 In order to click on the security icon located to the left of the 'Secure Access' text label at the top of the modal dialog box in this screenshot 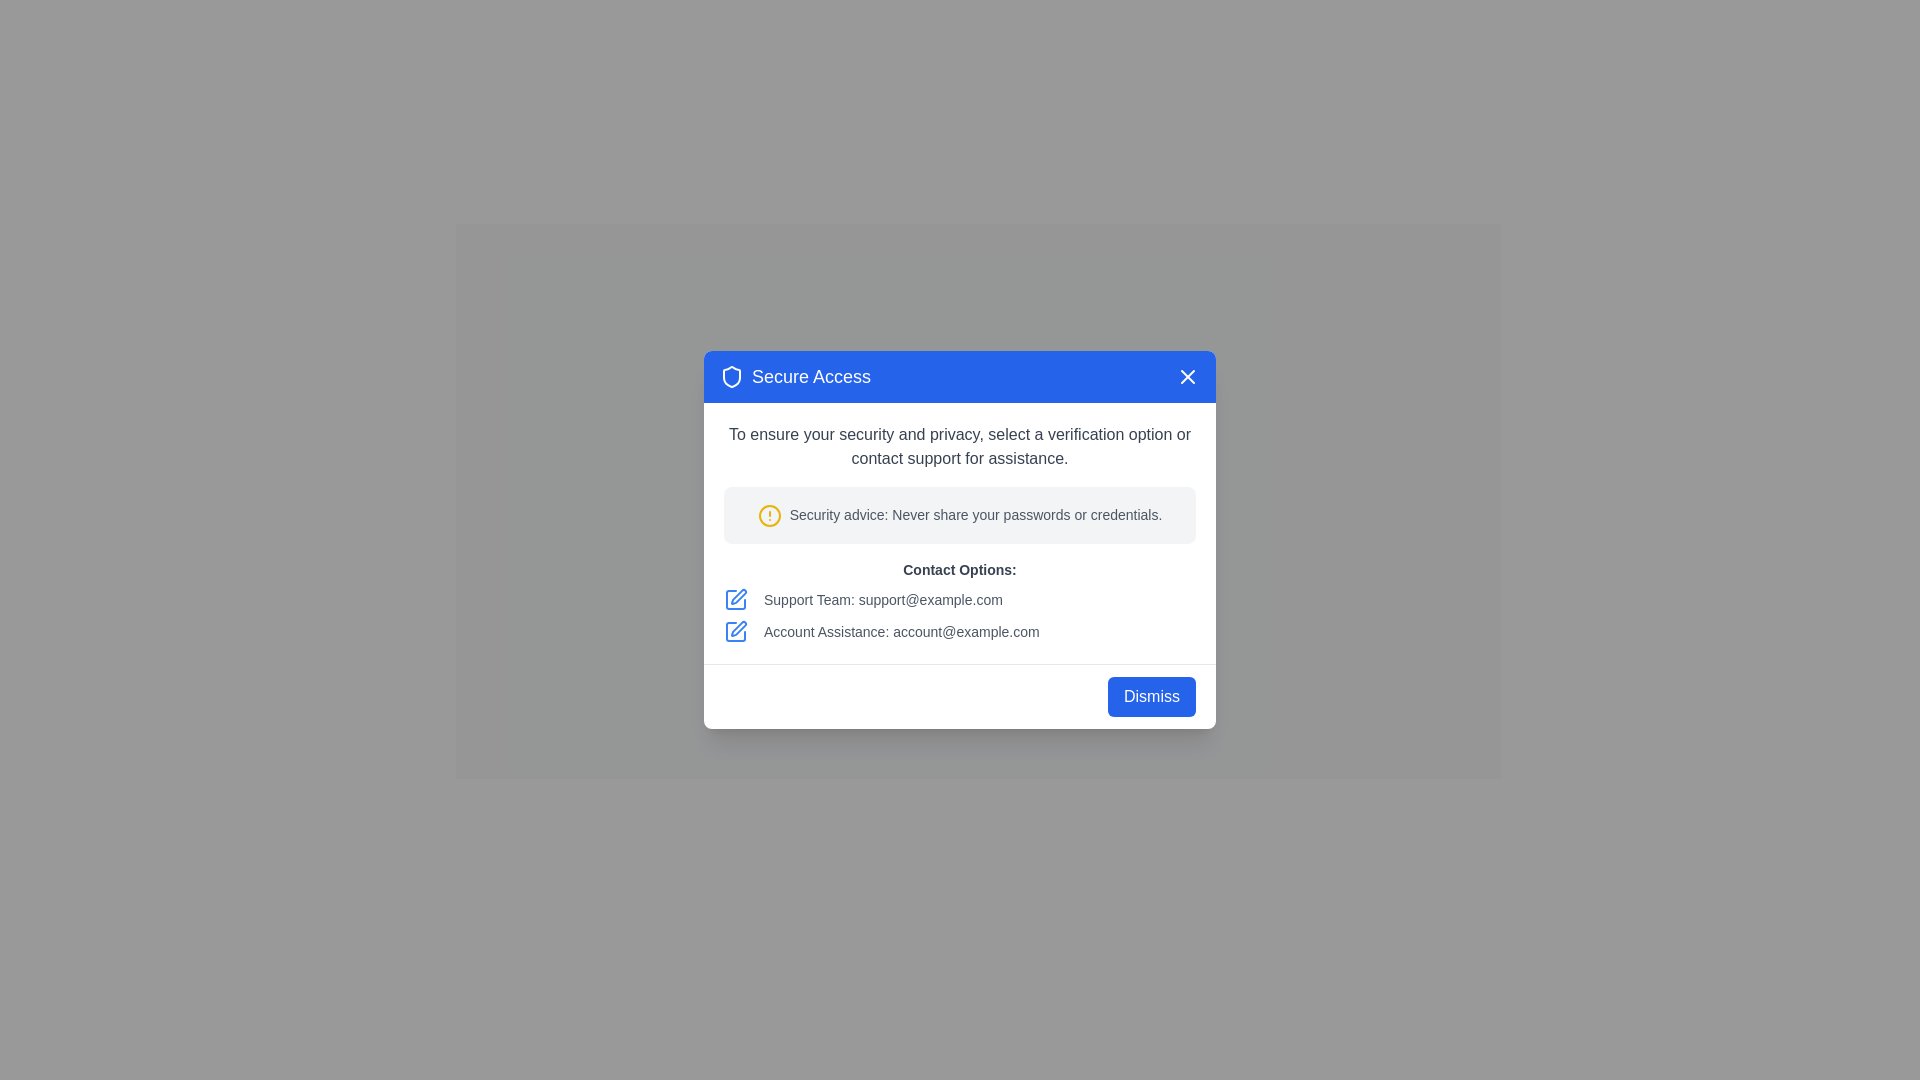, I will do `click(730, 377)`.